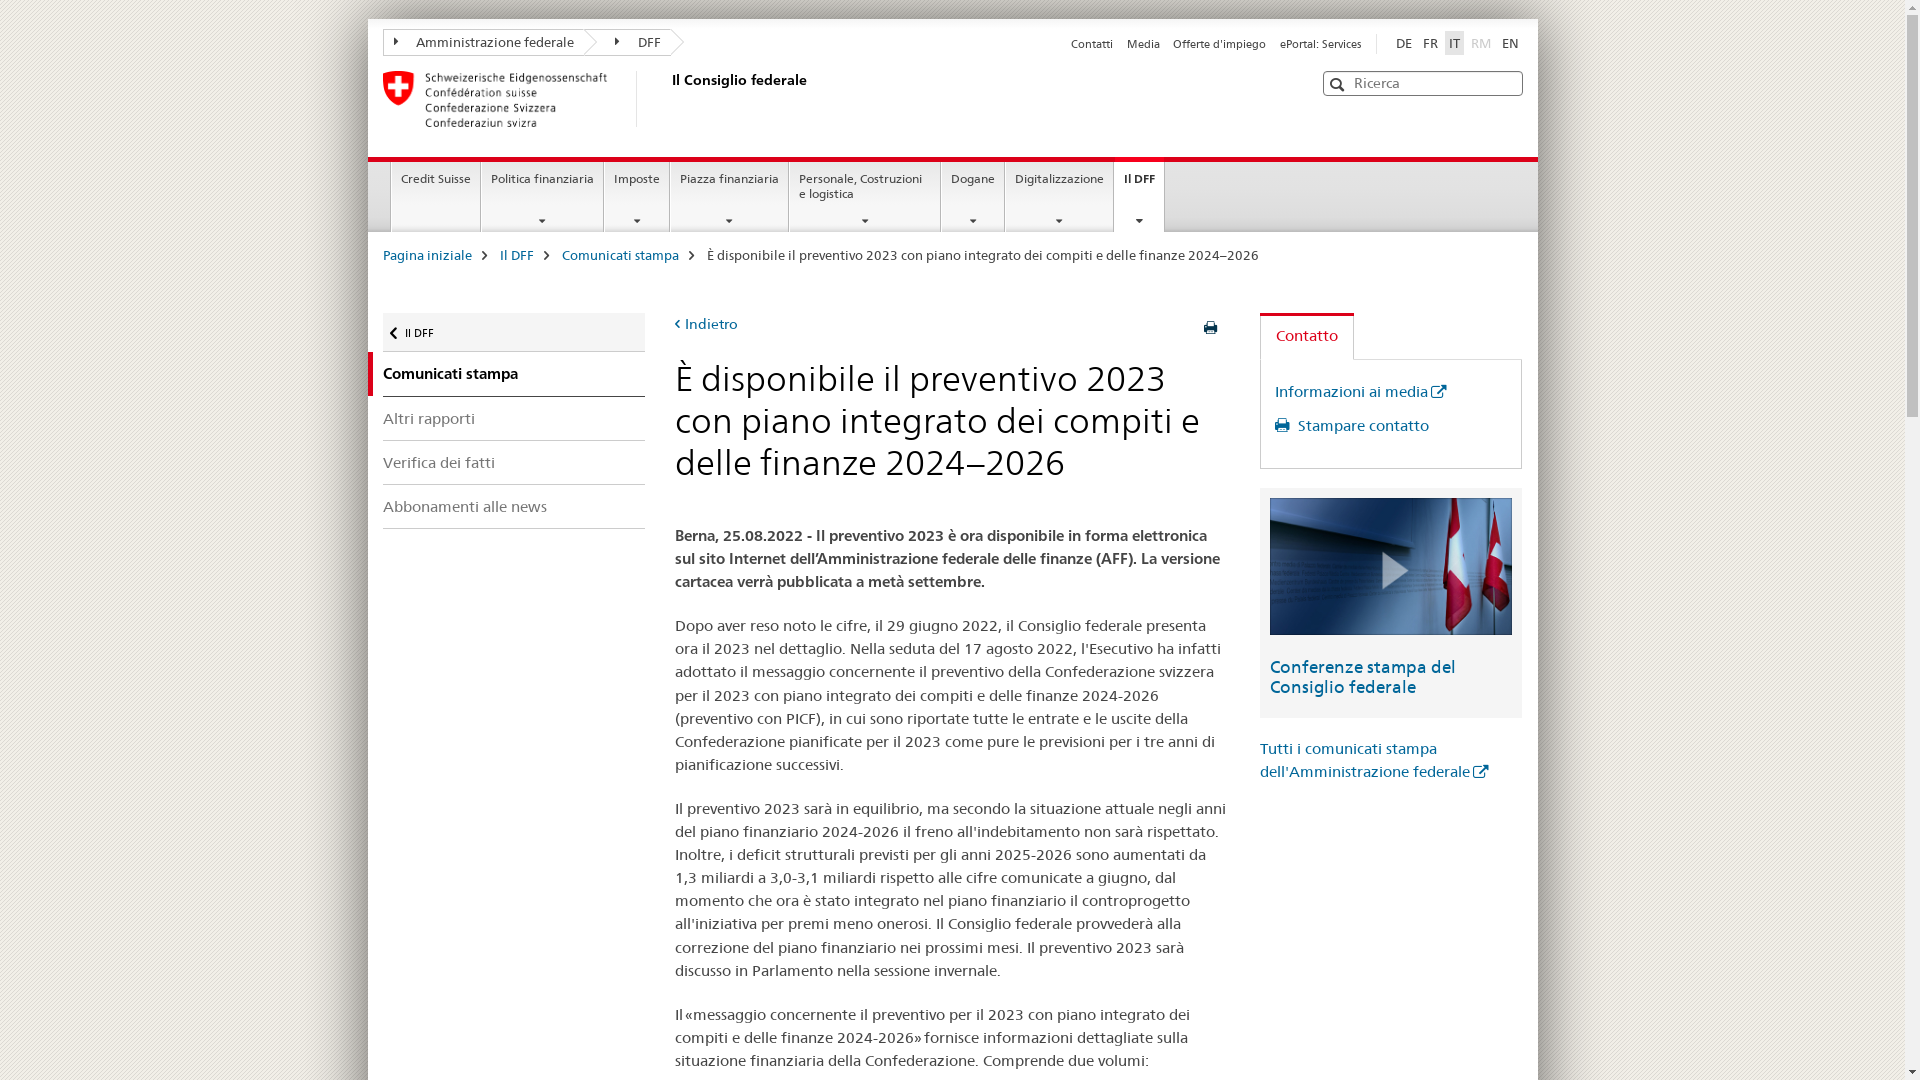 The image size is (1920, 1080). What do you see at coordinates (667, 99) in the screenshot?
I see `'Il Consiglio federale'` at bounding box center [667, 99].